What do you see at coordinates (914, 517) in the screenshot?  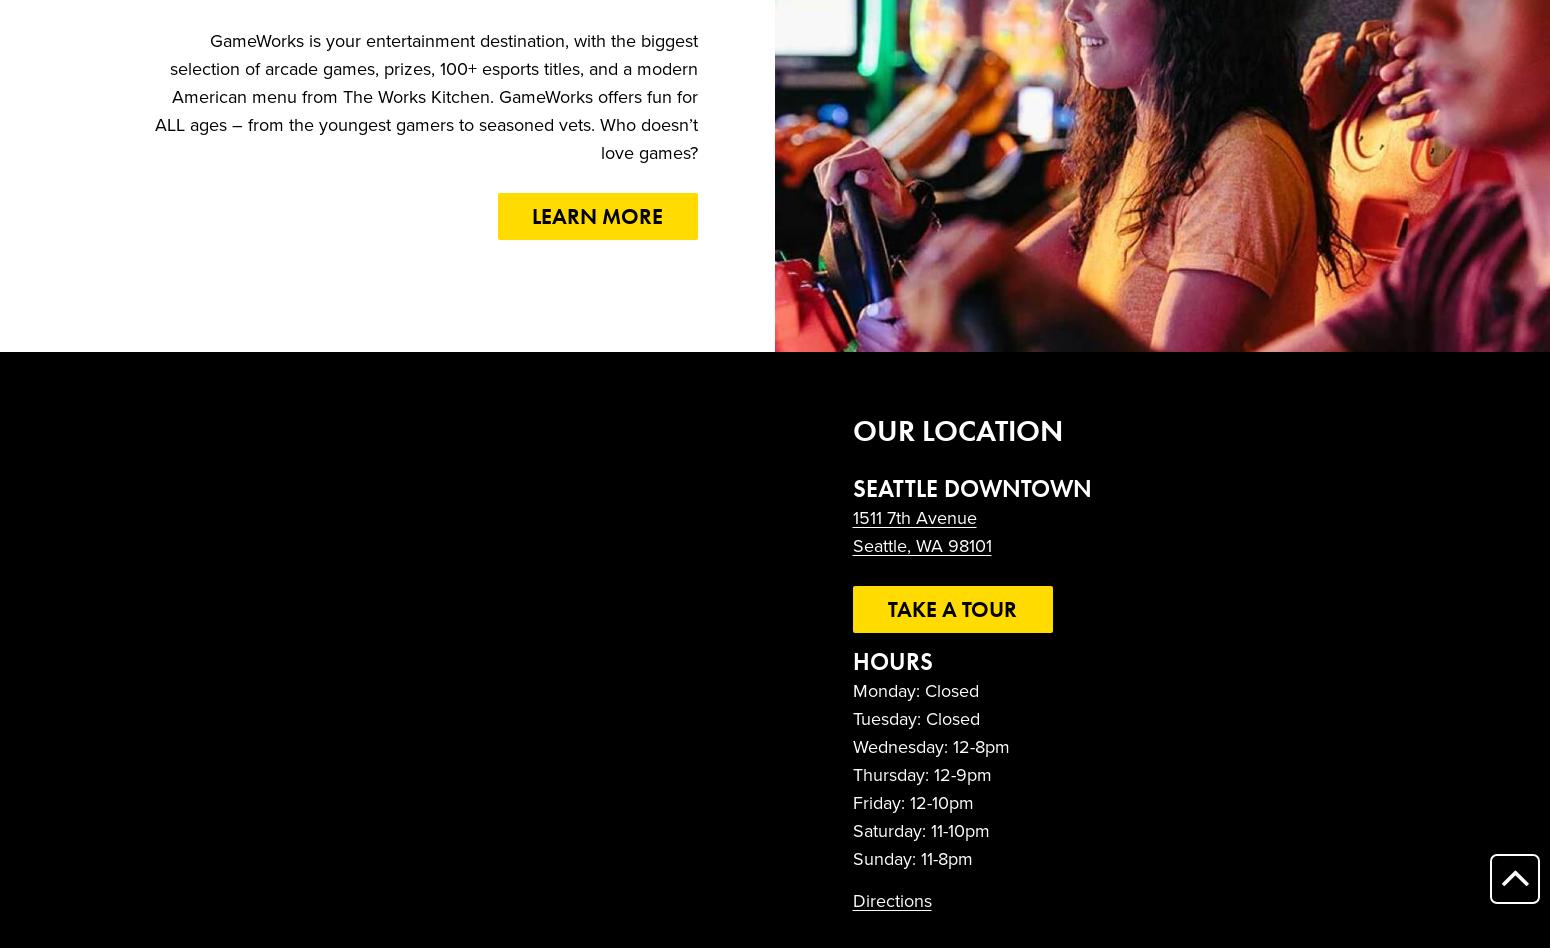 I see `'1511 7th Avenue'` at bounding box center [914, 517].